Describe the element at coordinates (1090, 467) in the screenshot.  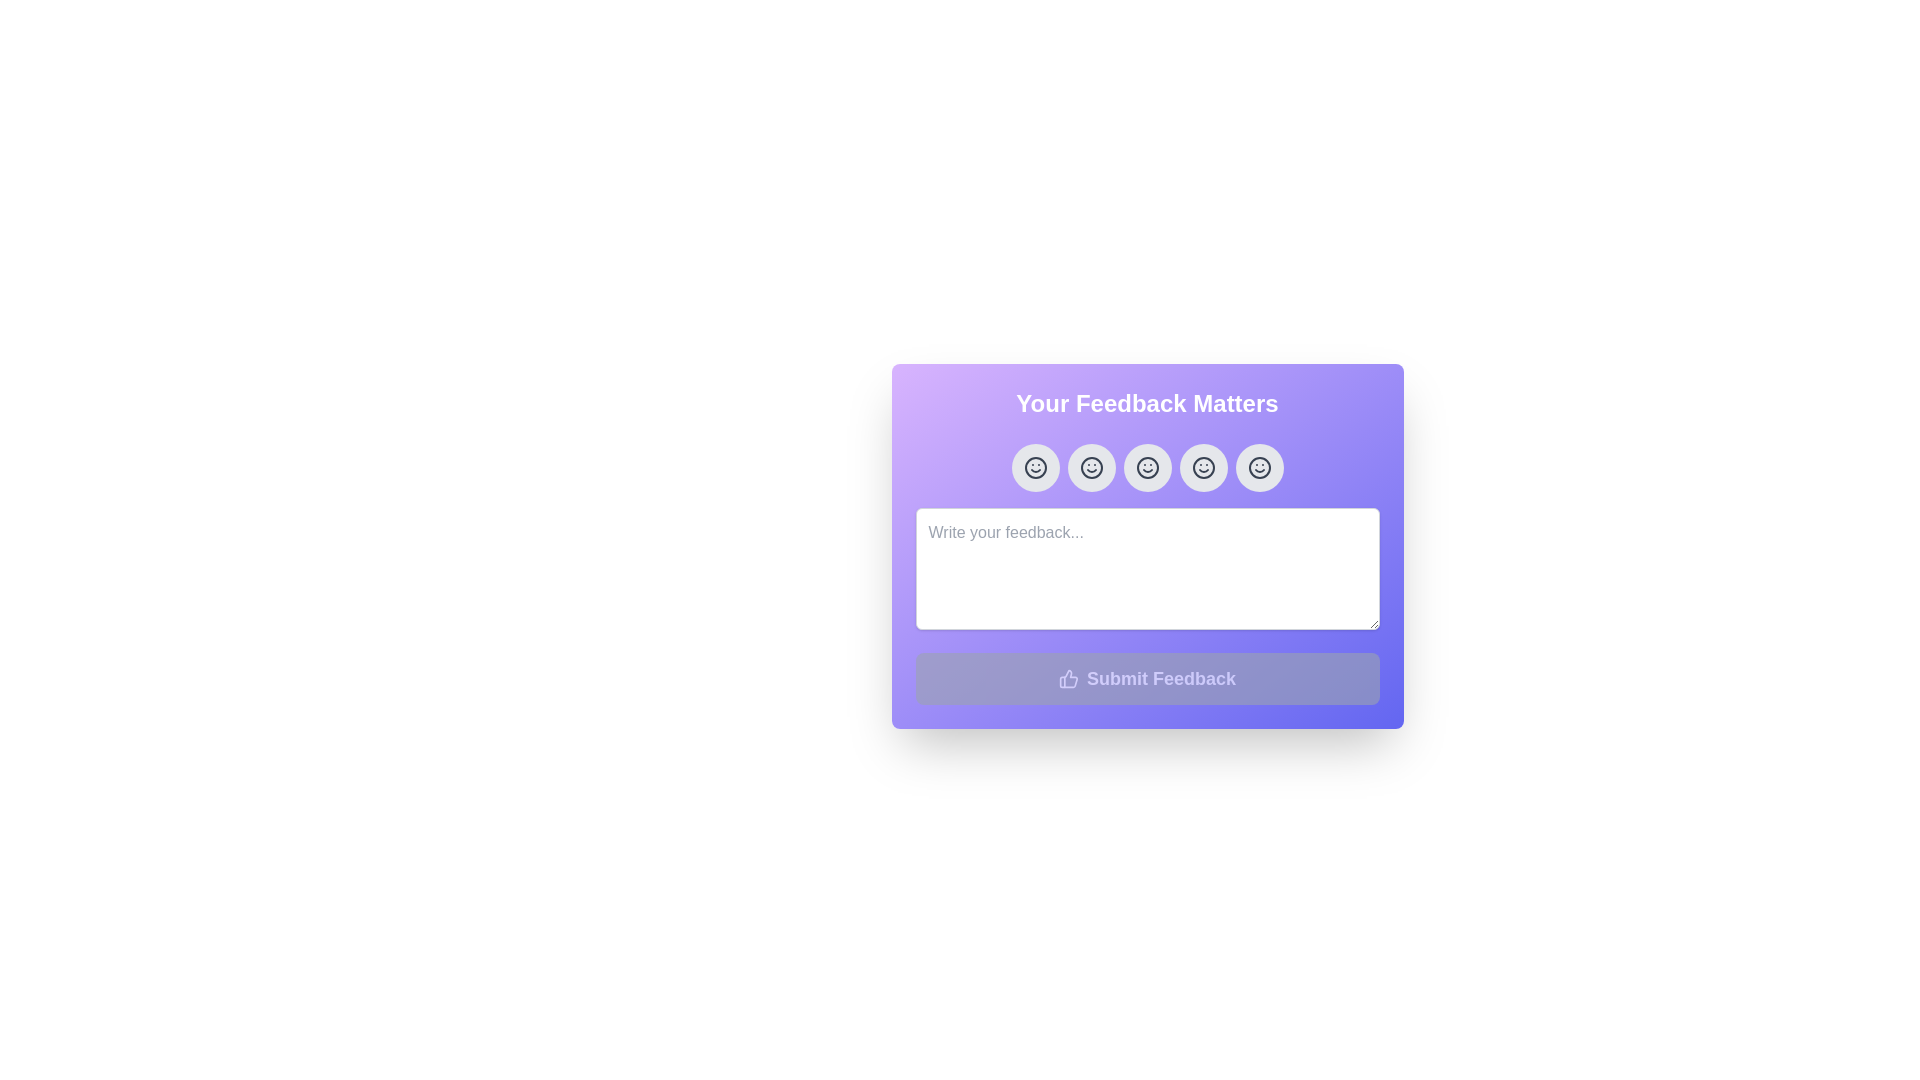
I see `the second circular button with a light gray background and a smiling face icon` at that location.